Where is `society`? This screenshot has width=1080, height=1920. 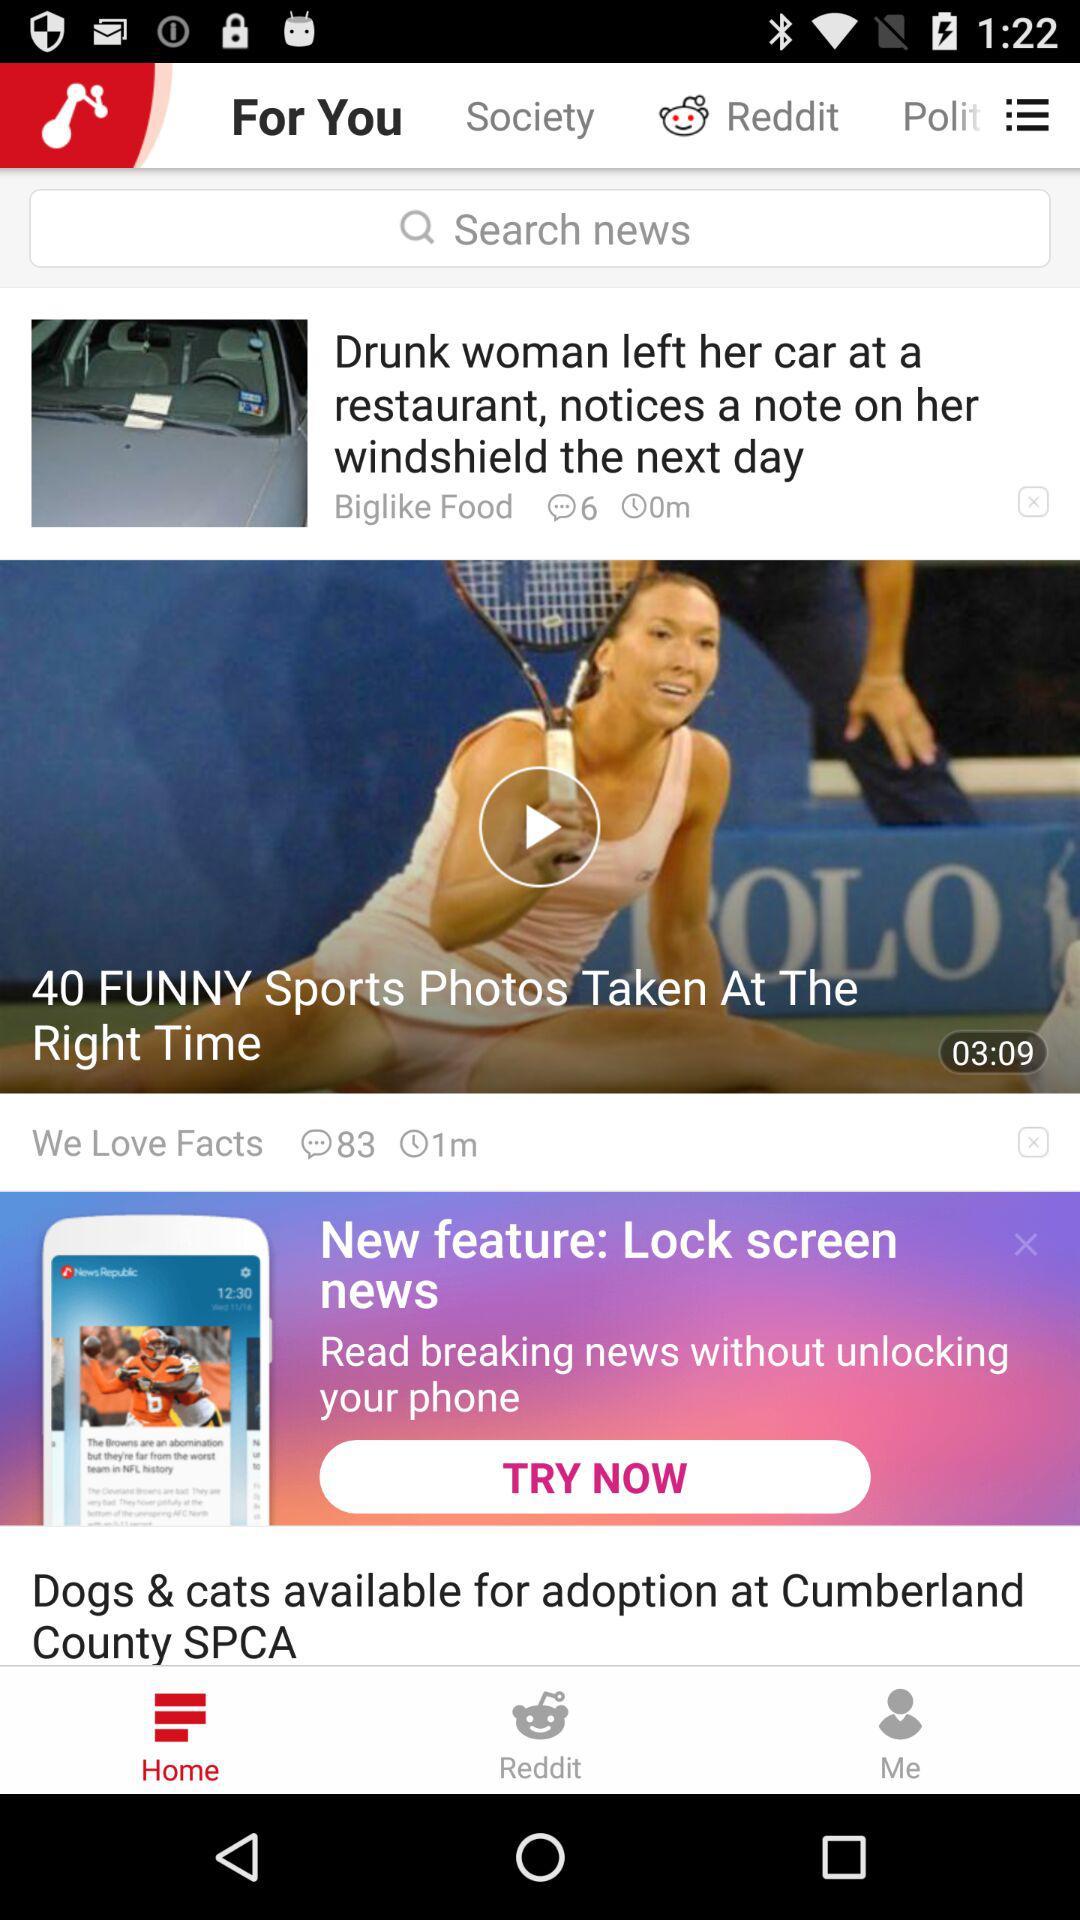
society is located at coordinates (529, 114).